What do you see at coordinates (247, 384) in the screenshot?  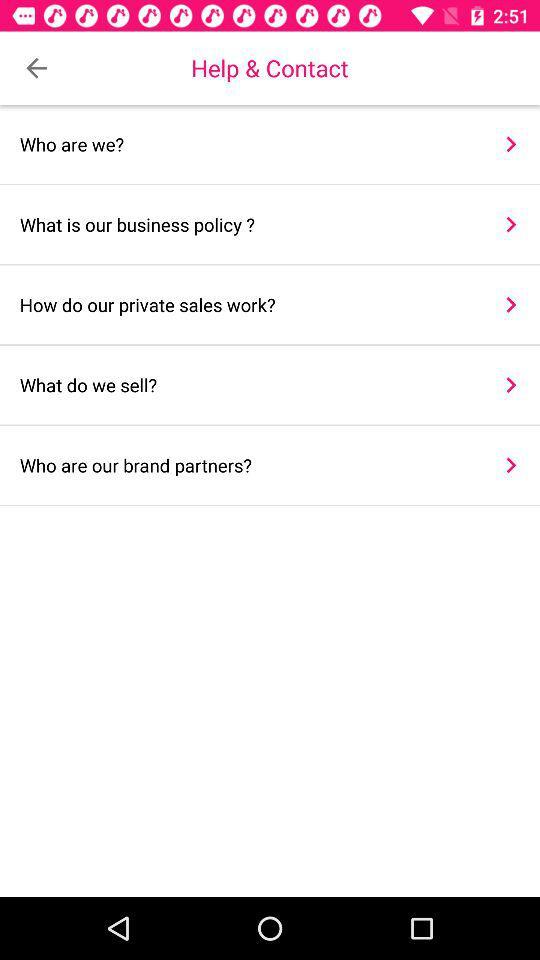 I see `what do we item` at bounding box center [247, 384].